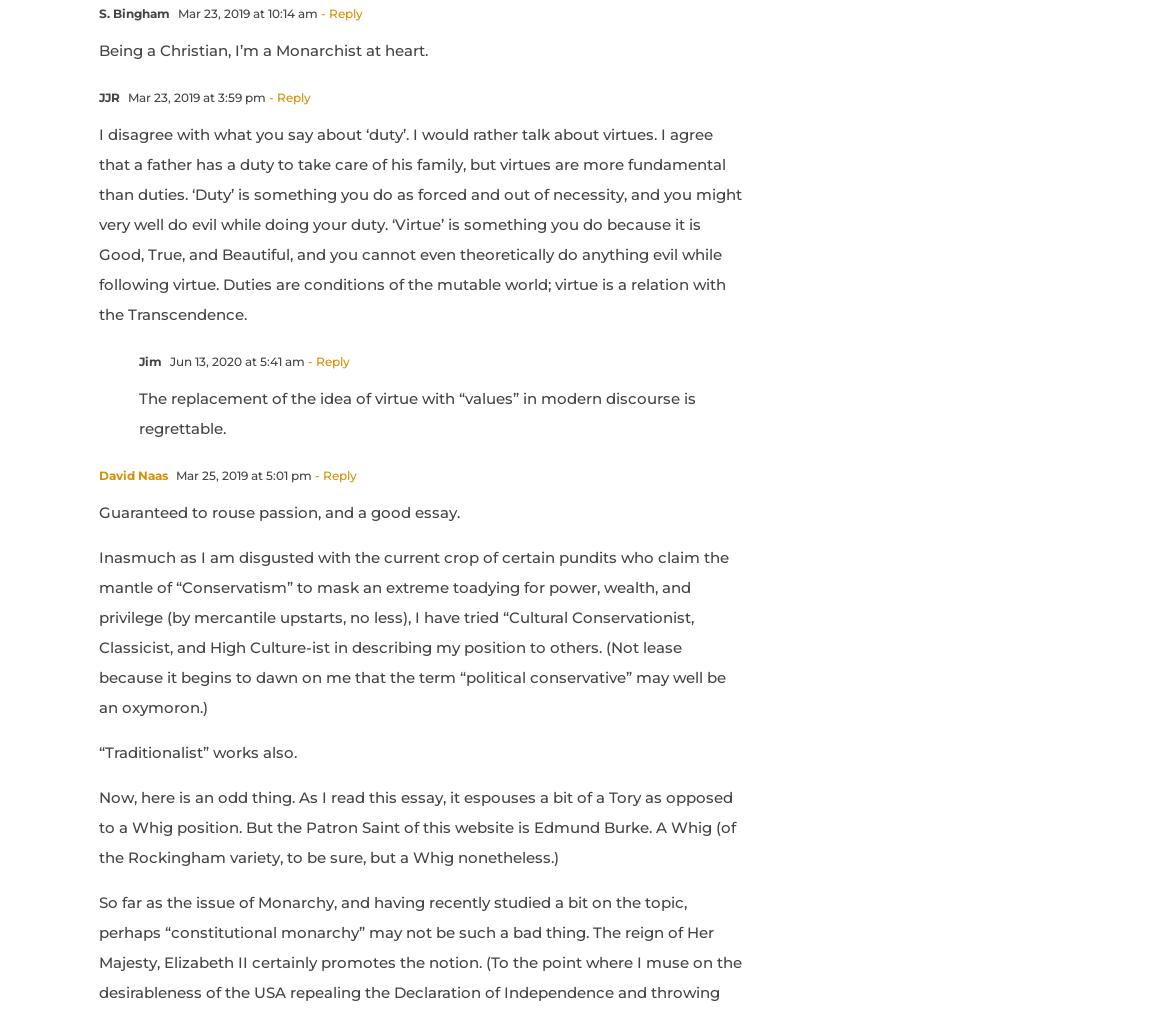 This screenshot has width=1150, height=1014. Describe the element at coordinates (98, 826) in the screenshot. I see `'Now, here is an odd thing.  As I read this essay, it espouses a bit of a Tory as opposed to a Whig position.  But the Patron Saint of this website is Edmund Burke.  A Whig (of the Rockingham variety, to be sure, but a Whig nonetheless.)'` at that location.